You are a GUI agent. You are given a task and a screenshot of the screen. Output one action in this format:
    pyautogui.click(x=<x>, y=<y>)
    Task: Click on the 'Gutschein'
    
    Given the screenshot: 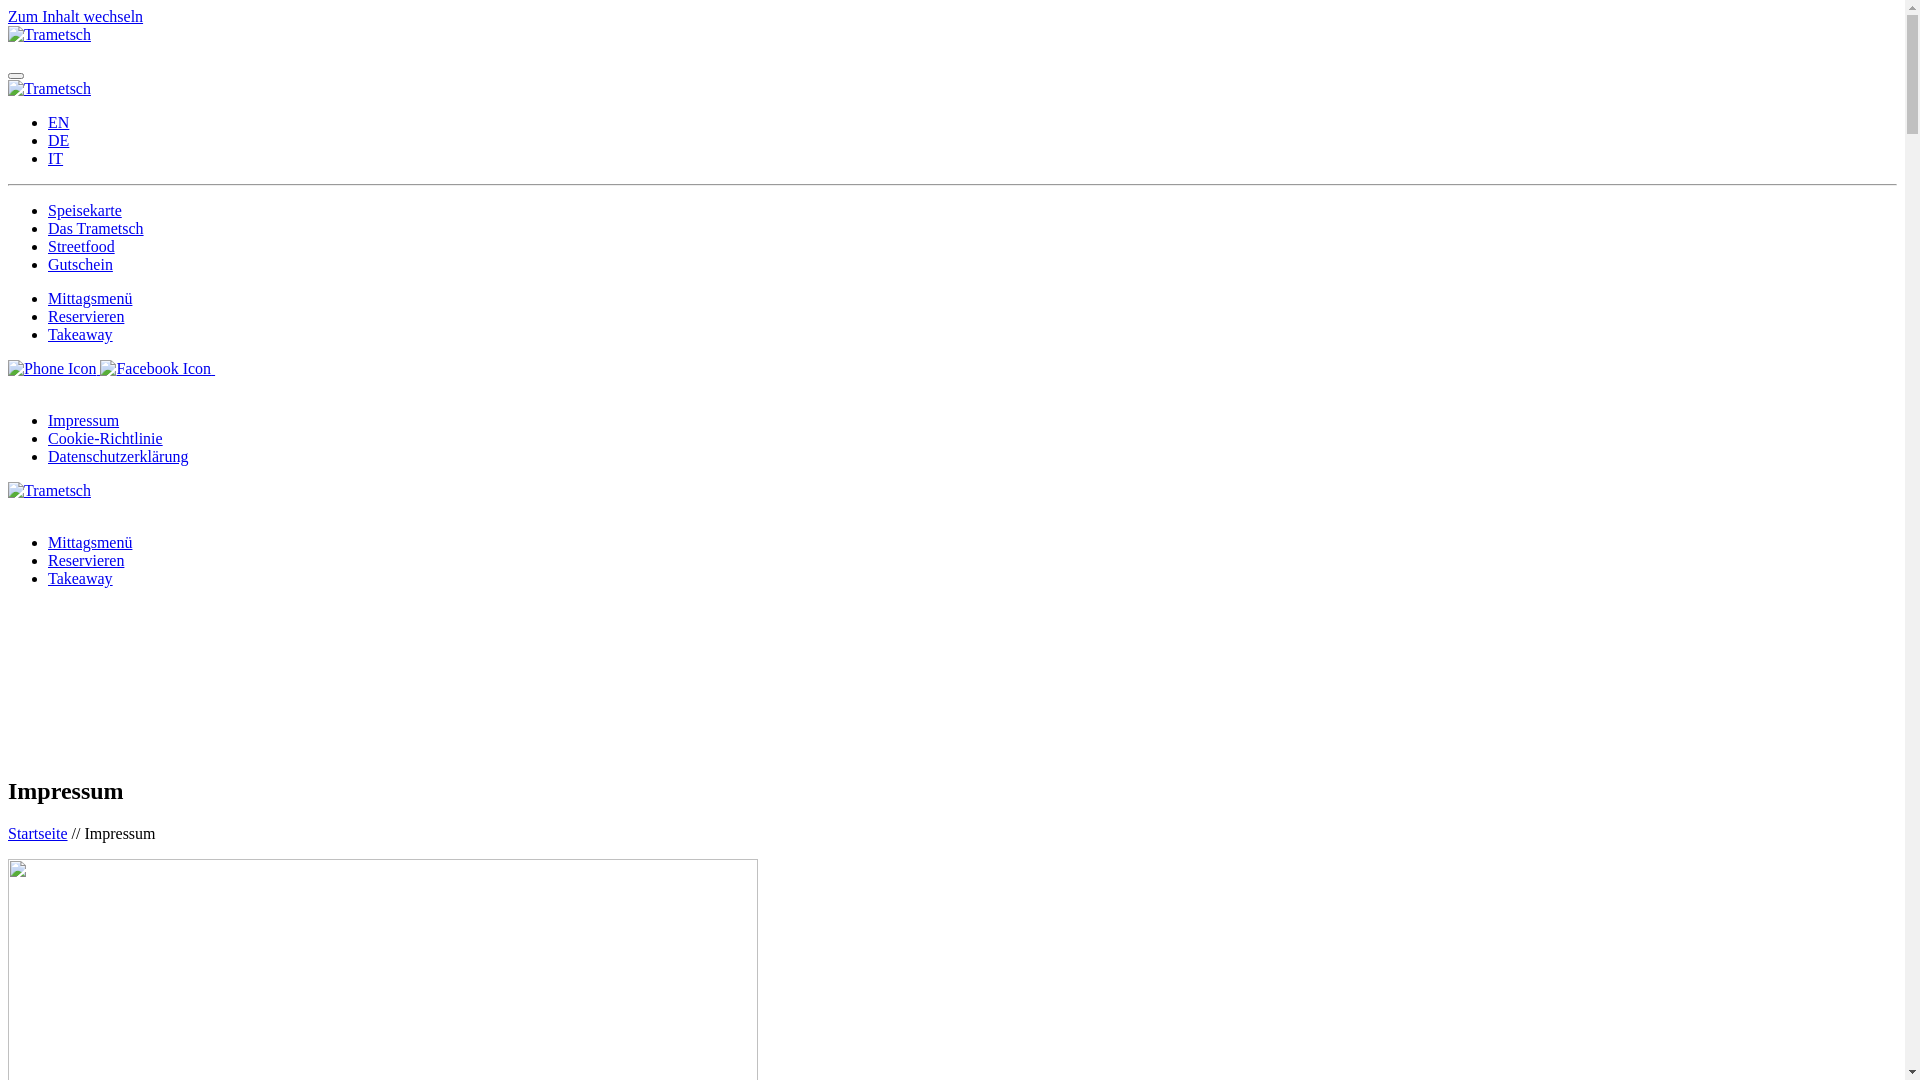 What is the action you would take?
    pyautogui.click(x=80, y=263)
    